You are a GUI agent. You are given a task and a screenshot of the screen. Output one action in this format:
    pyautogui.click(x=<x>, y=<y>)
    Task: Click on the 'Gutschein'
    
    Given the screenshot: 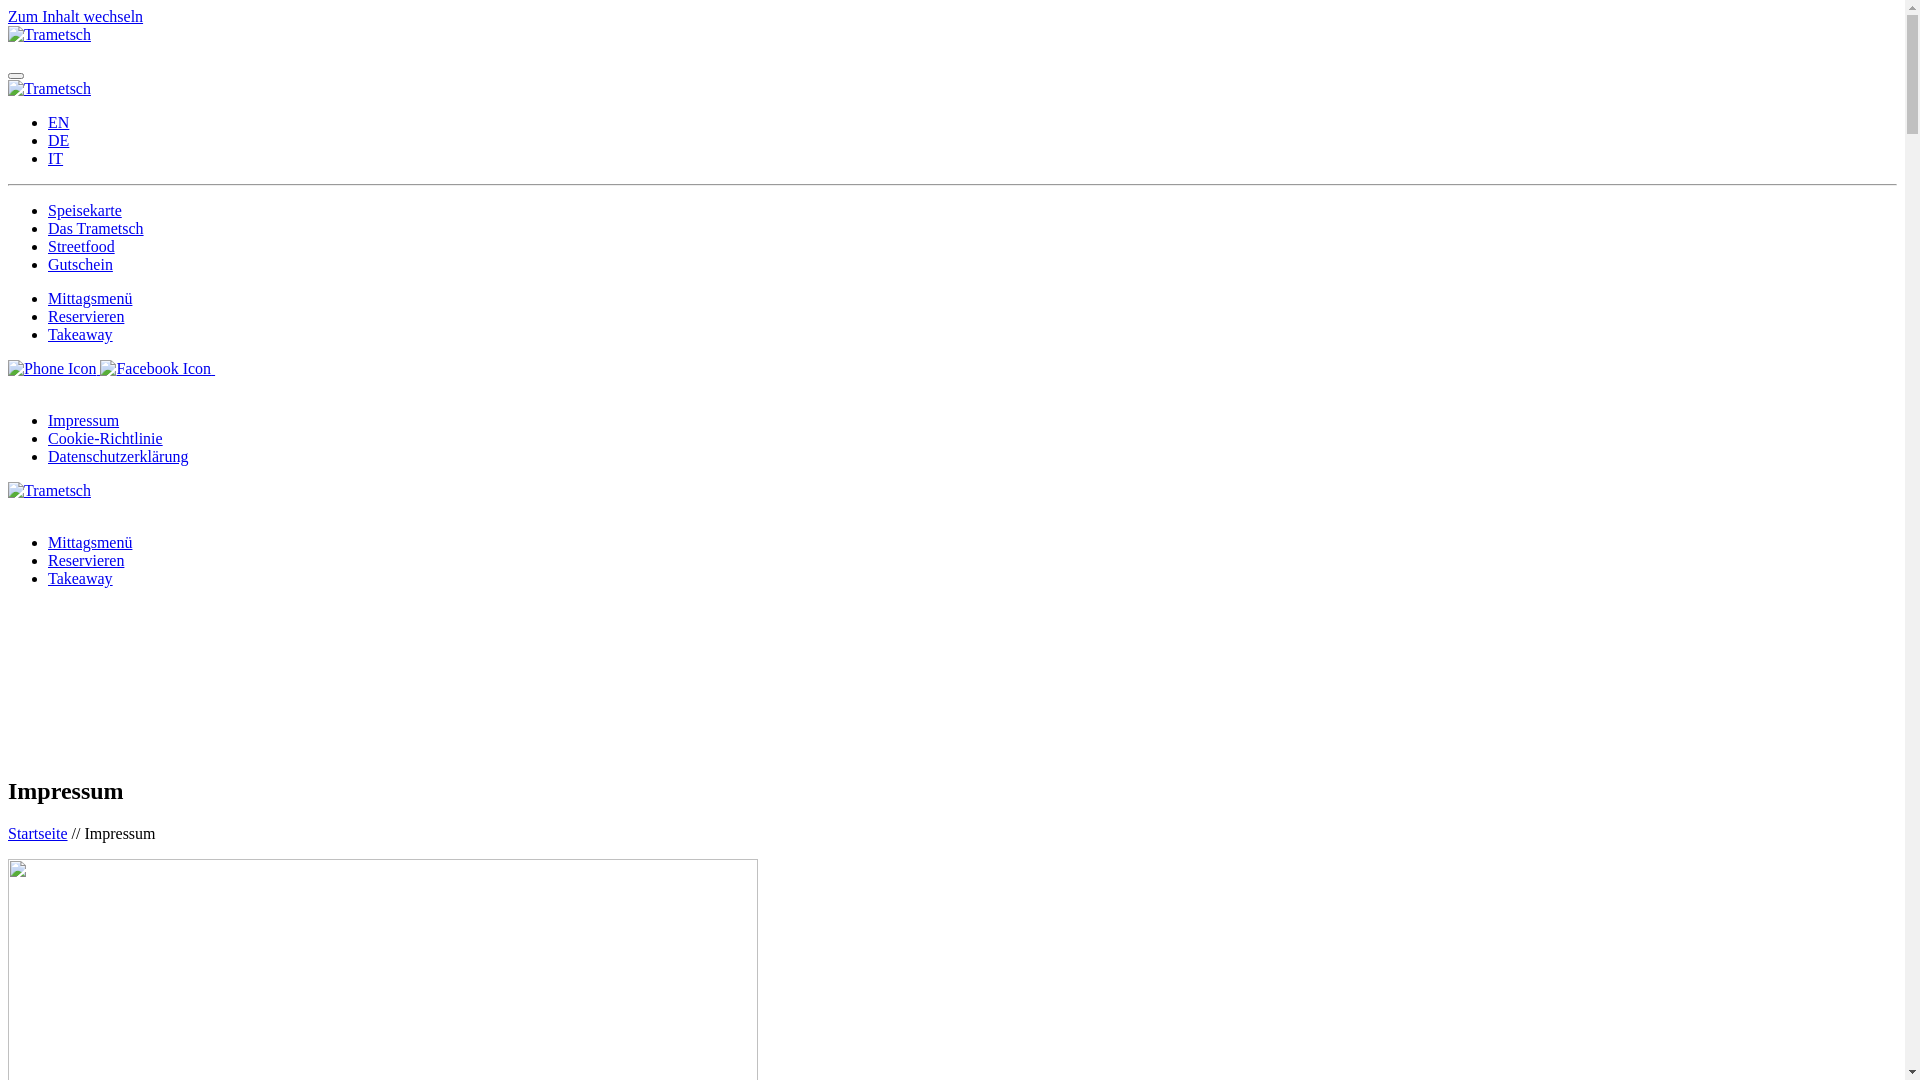 What is the action you would take?
    pyautogui.click(x=80, y=263)
    